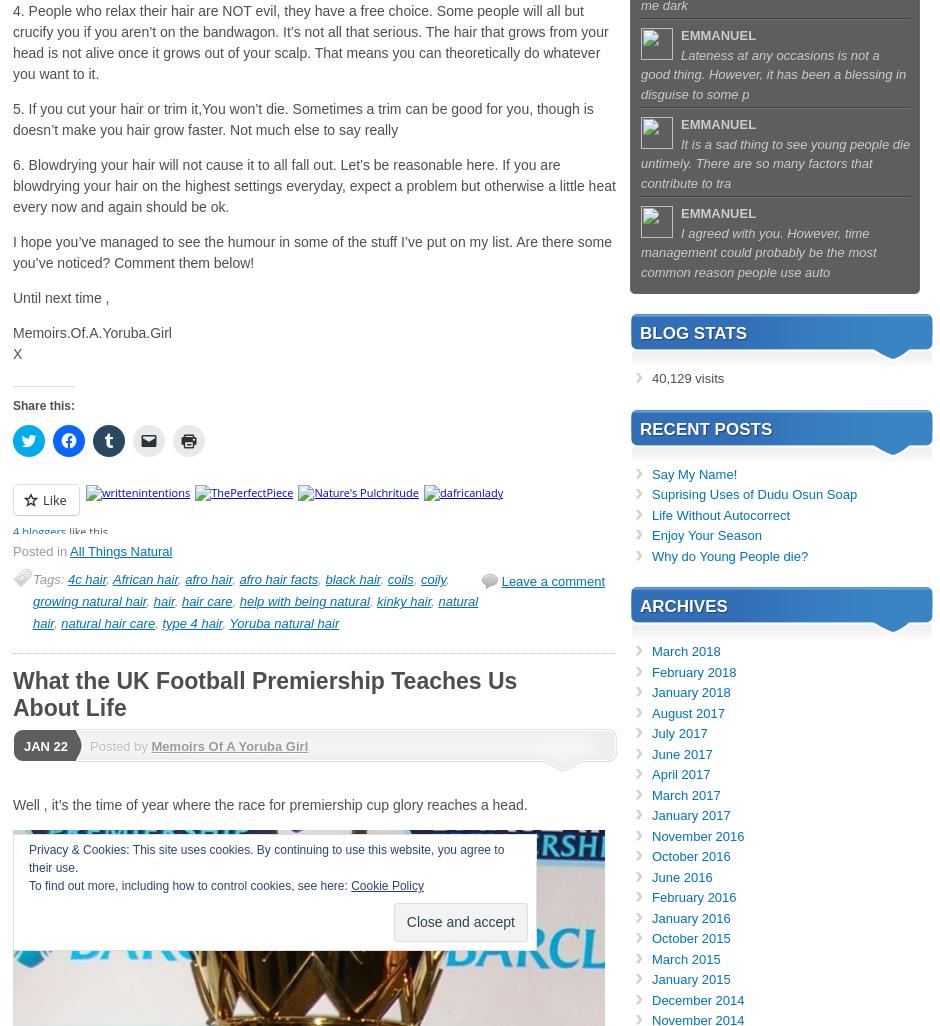  What do you see at coordinates (685, 958) in the screenshot?
I see `'March 2015'` at bounding box center [685, 958].